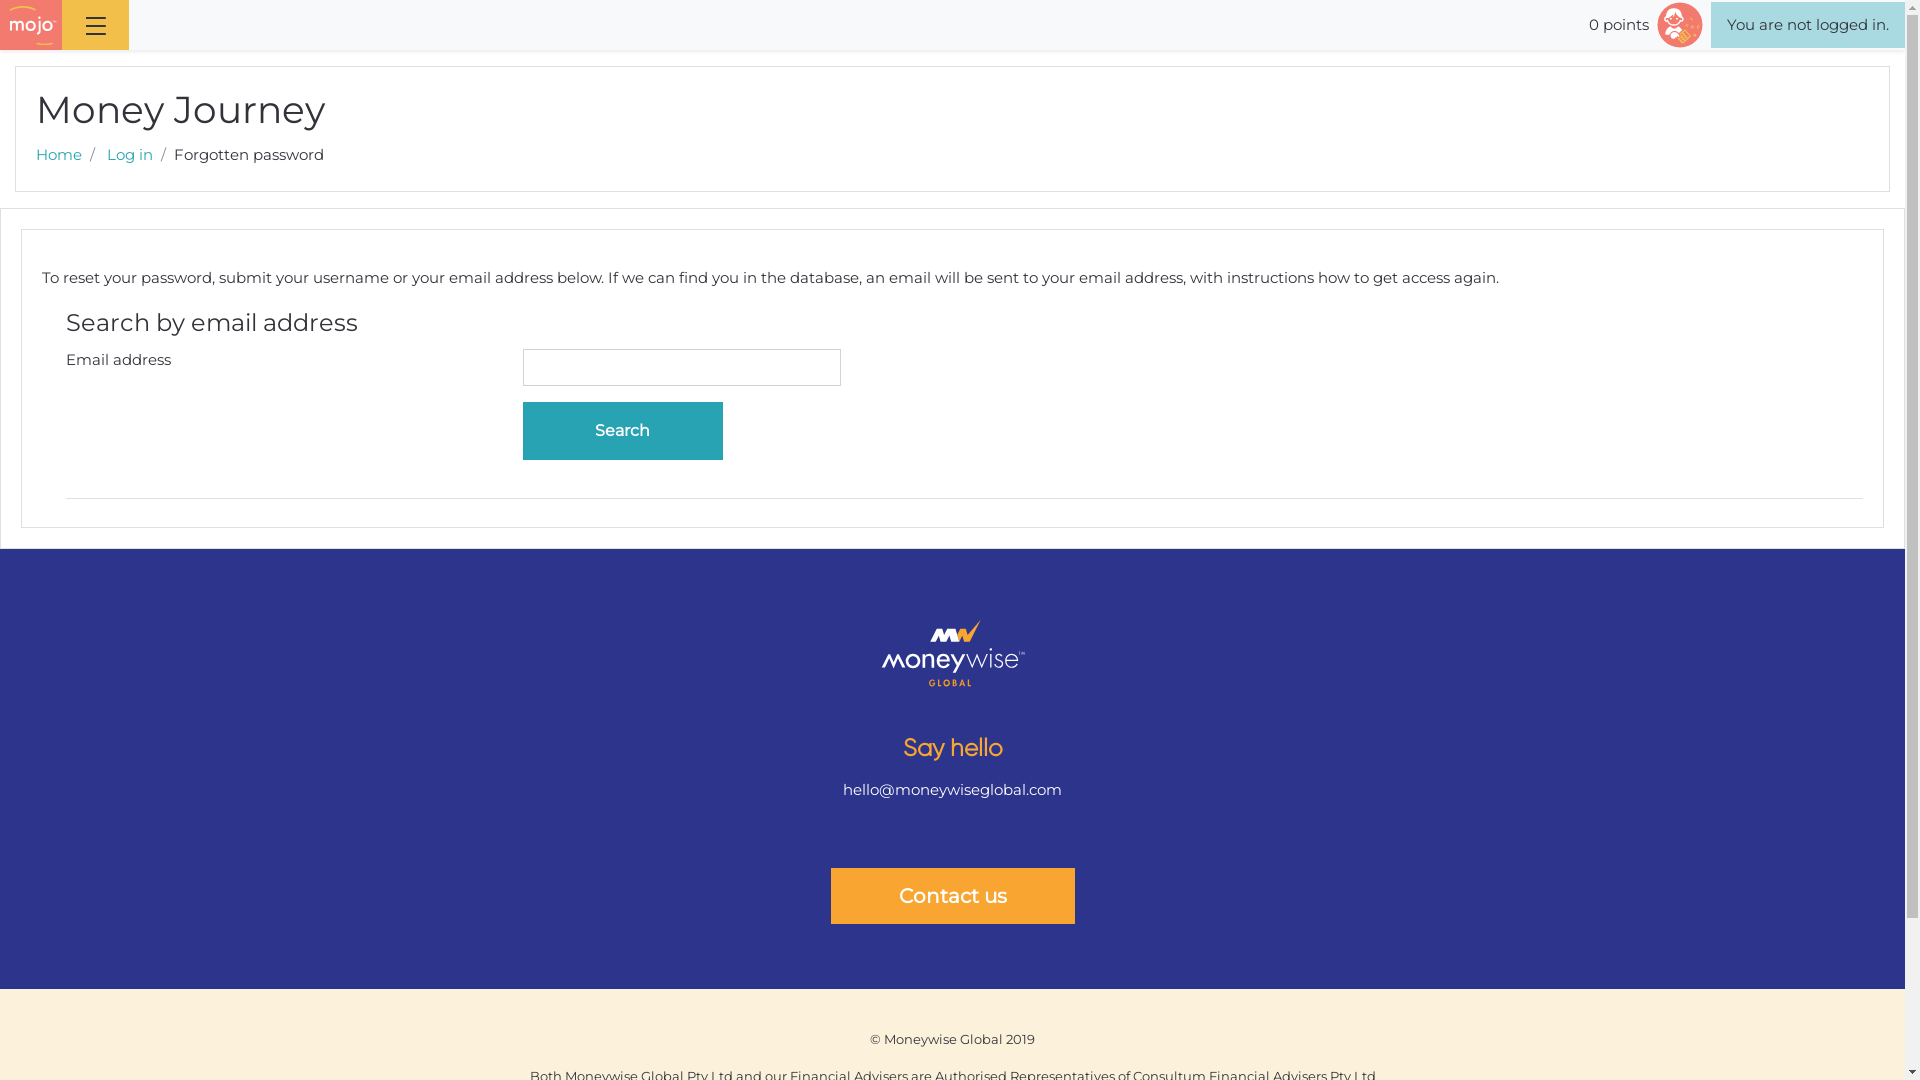 The width and height of the screenshot is (1920, 1080). What do you see at coordinates (58, 153) in the screenshot?
I see `'Home'` at bounding box center [58, 153].